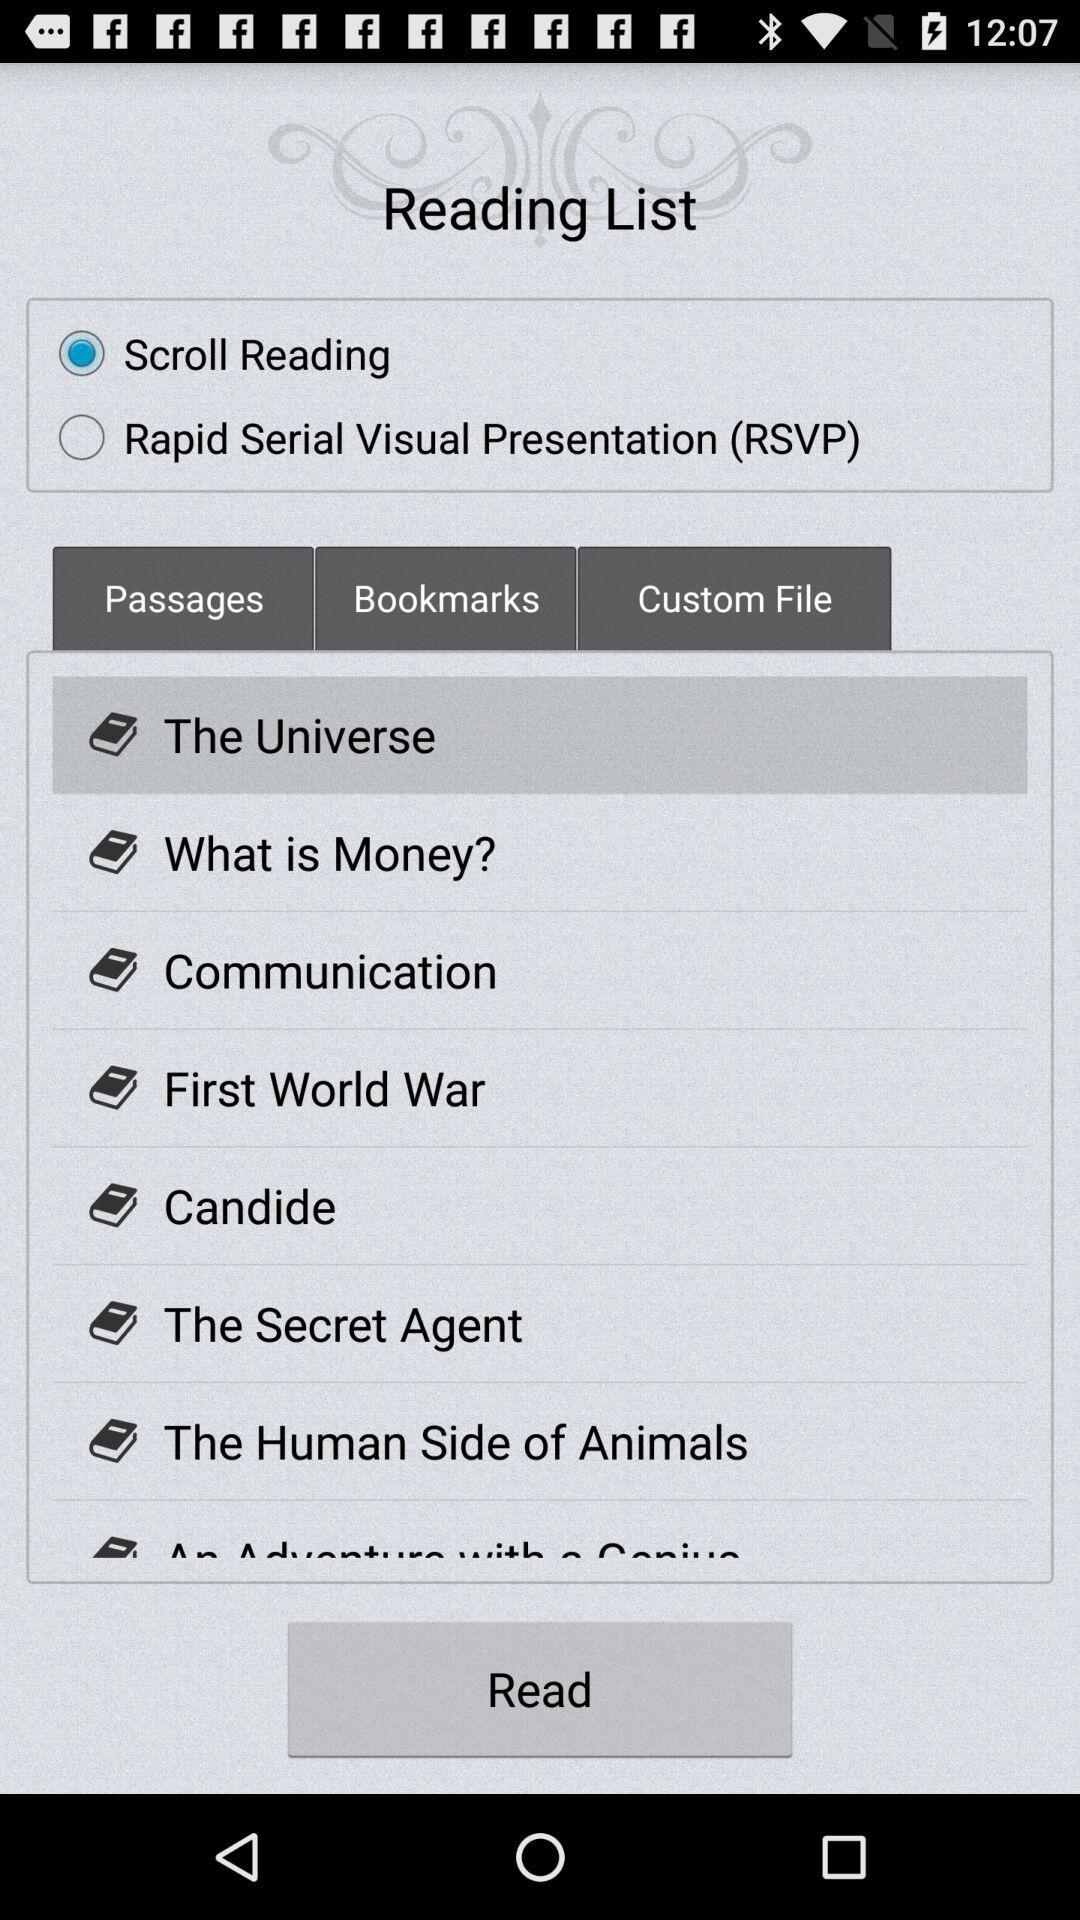 Image resolution: width=1080 pixels, height=1920 pixels. What do you see at coordinates (183, 596) in the screenshot?
I see `the passages item` at bounding box center [183, 596].